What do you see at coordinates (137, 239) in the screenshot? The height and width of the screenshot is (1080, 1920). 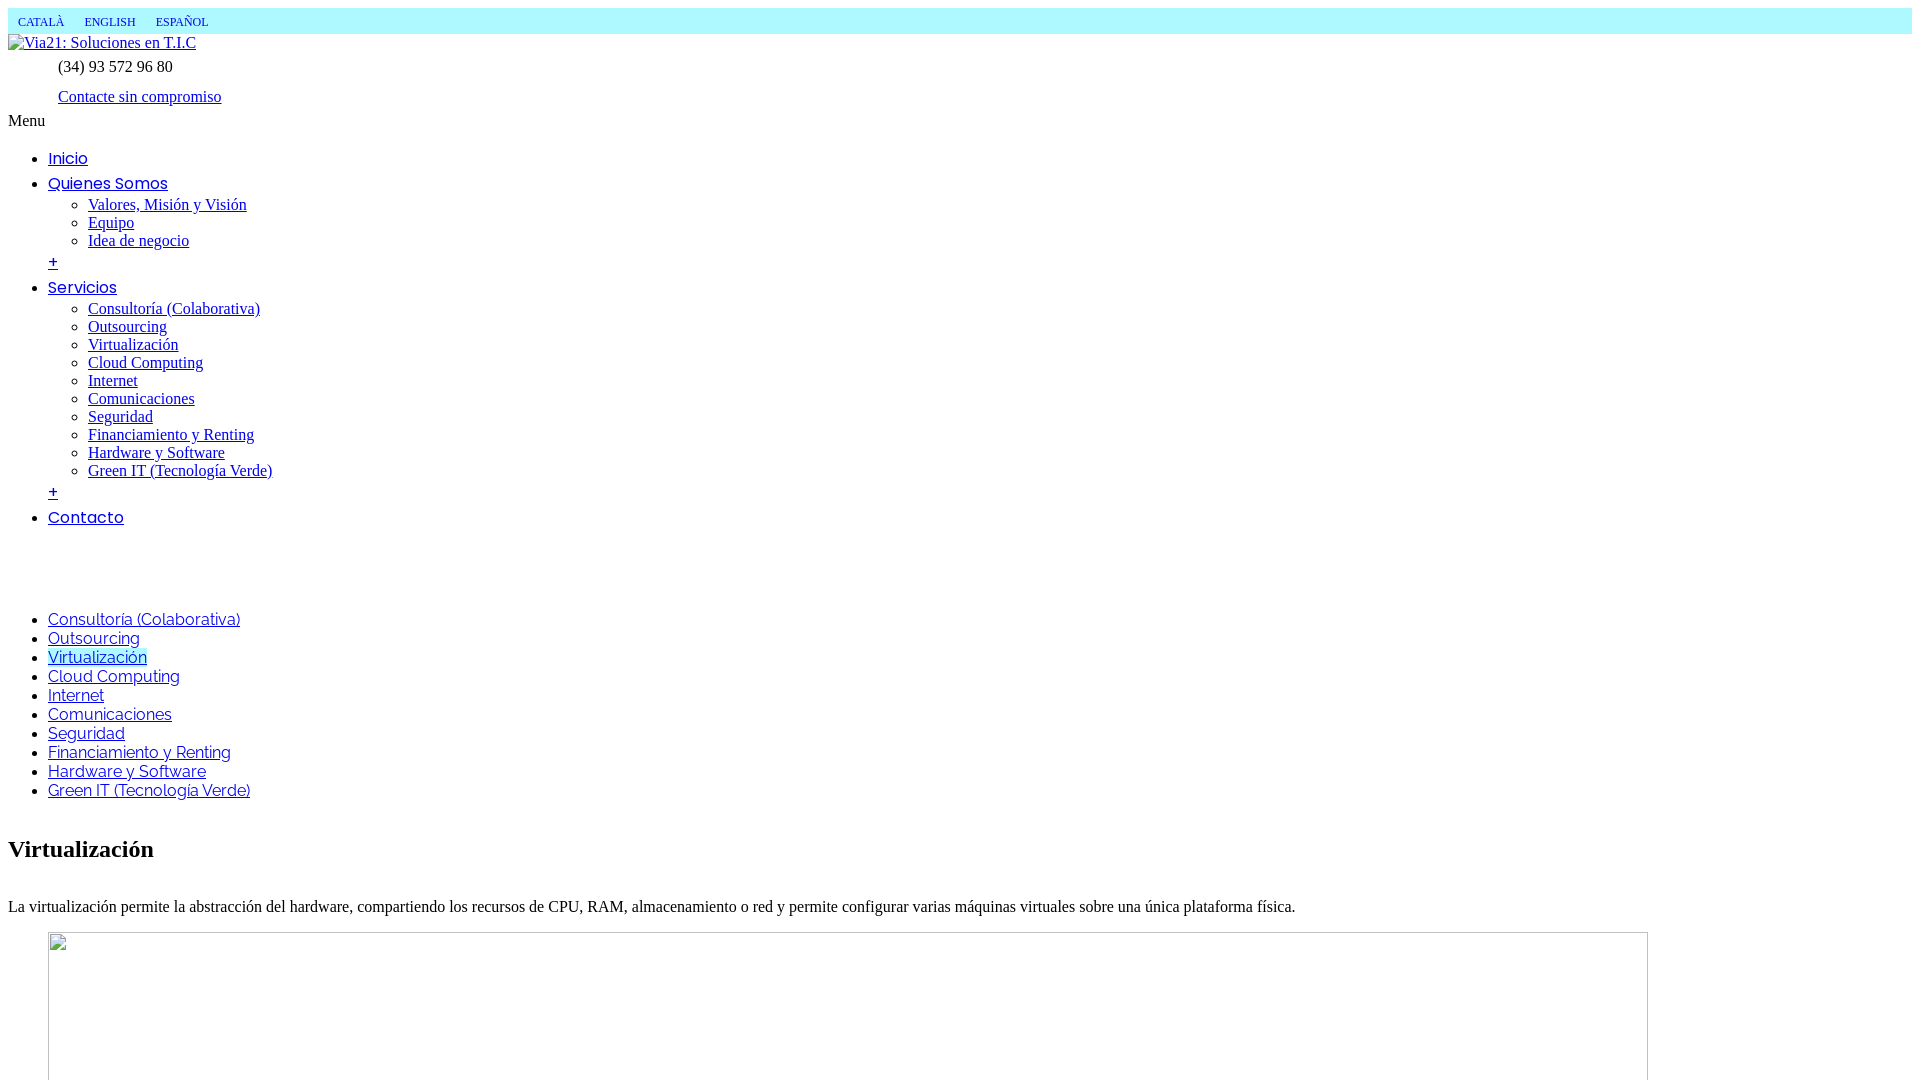 I see `'Idea de negocio'` at bounding box center [137, 239].